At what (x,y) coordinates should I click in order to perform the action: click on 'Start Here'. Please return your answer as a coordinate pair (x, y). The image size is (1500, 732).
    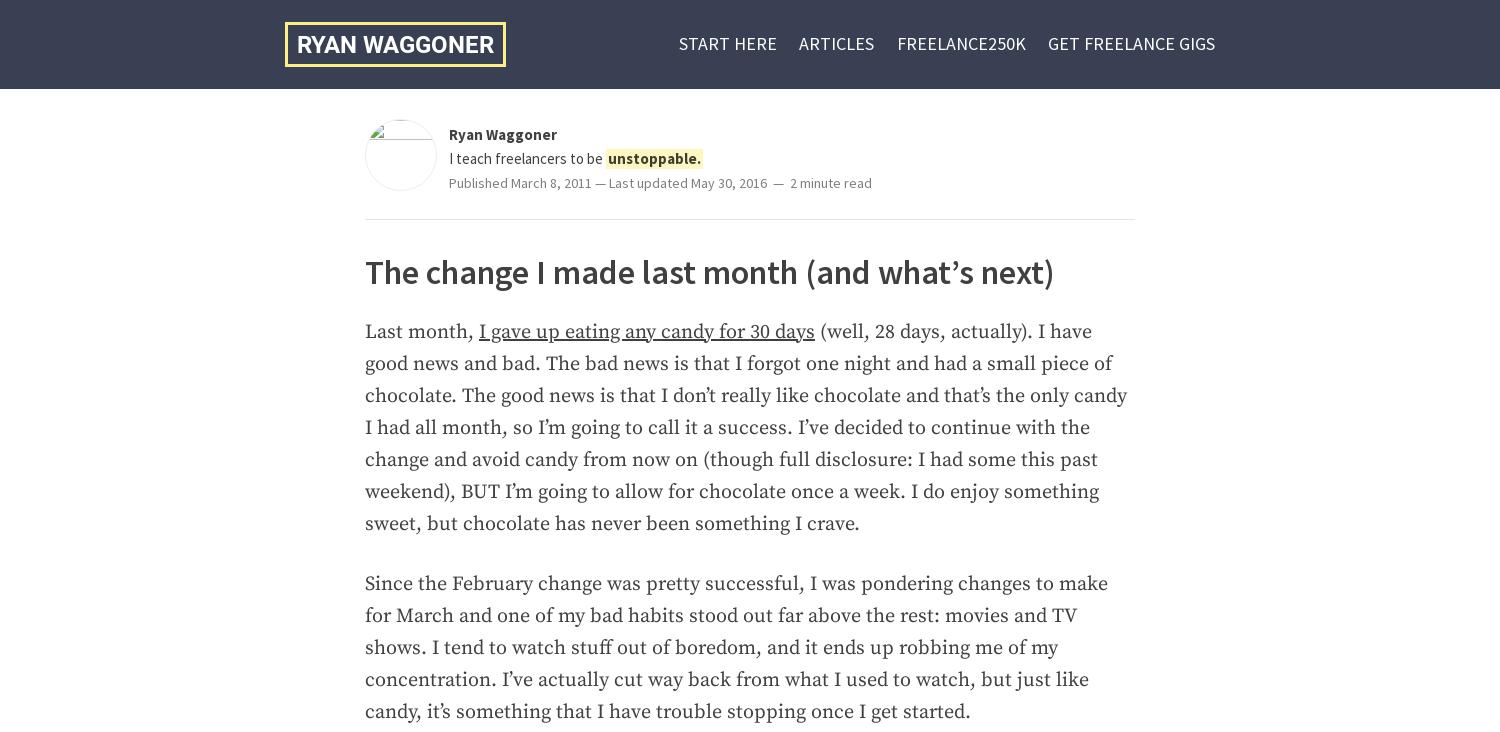
    Looking at the image, I should click on (726, 42).